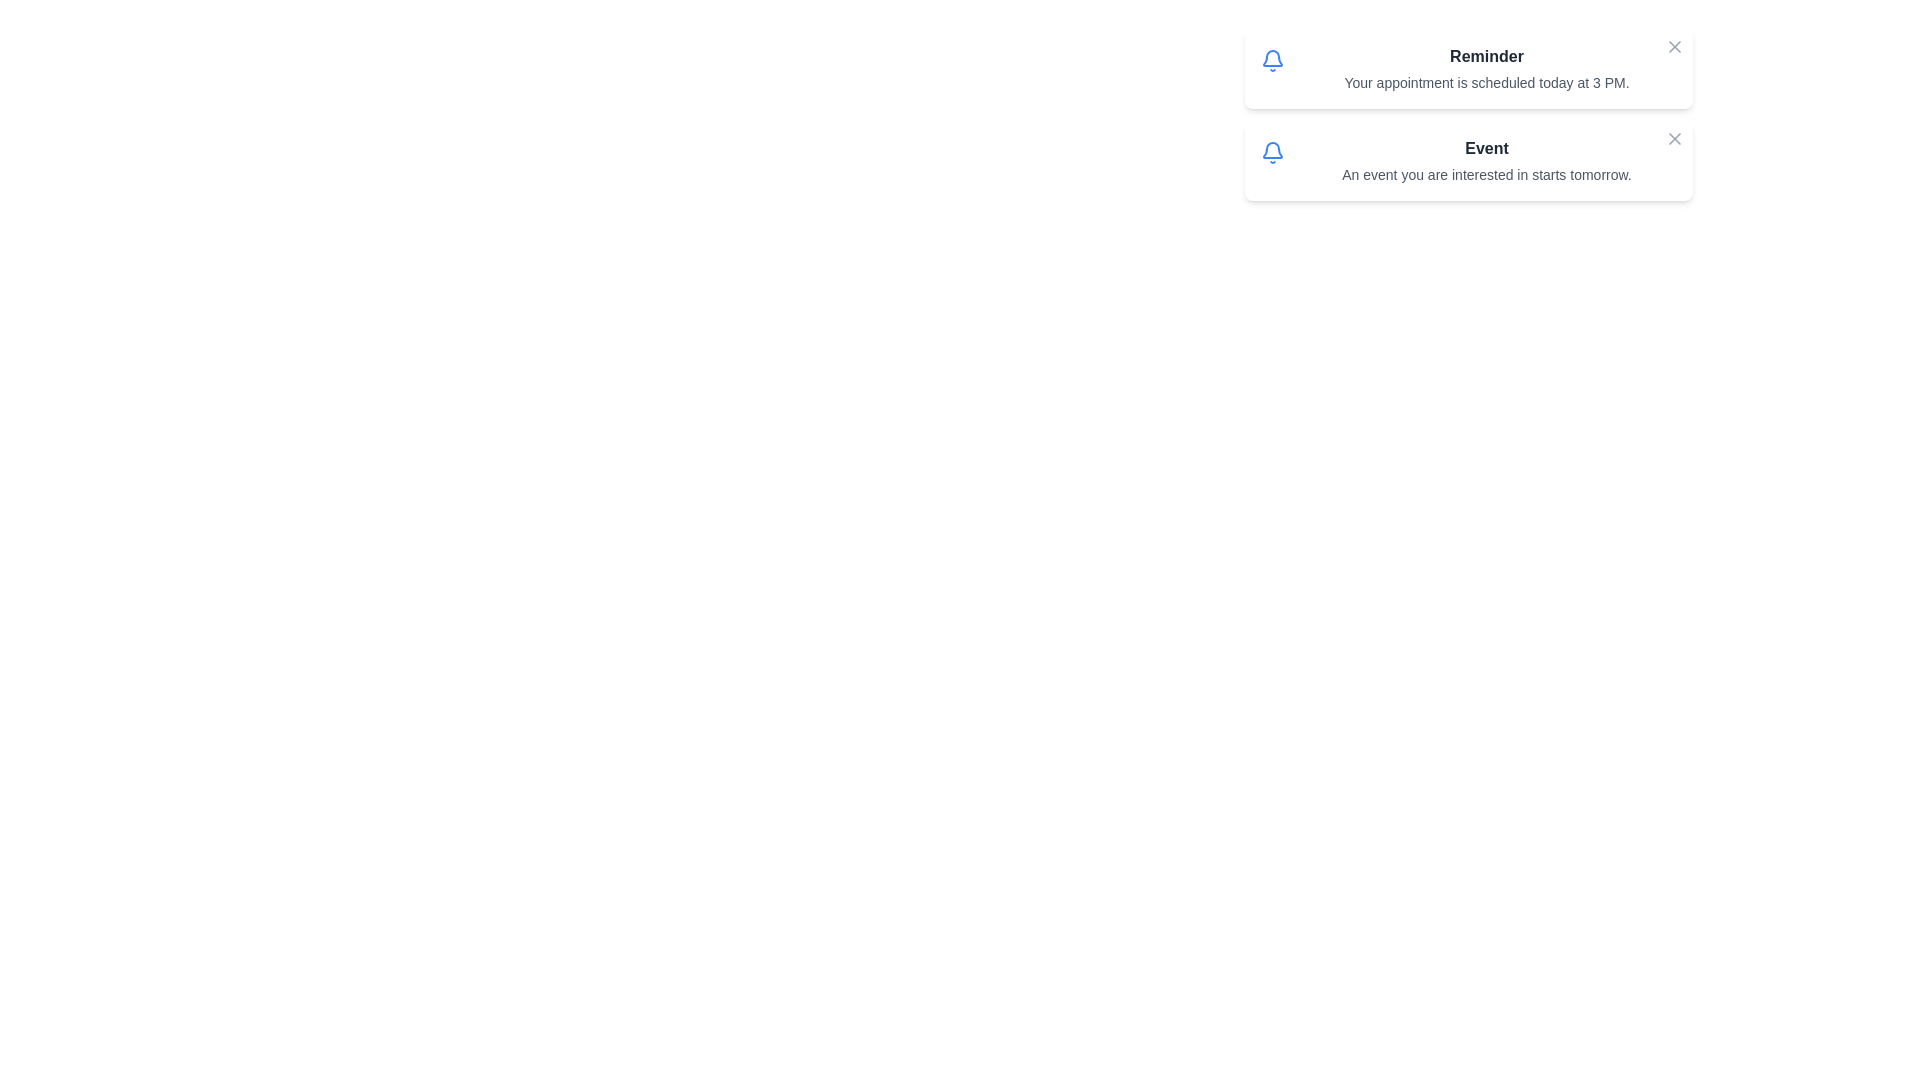 The image size is (1920, 1080). Describe the element at coordinates (1487, 160) in the screenshot. I see `information displayed in the notification card containing the word 'Event' in bold and dark-grey font, along with the message 'An event you are interested in starts tomorrow.'` at that location.